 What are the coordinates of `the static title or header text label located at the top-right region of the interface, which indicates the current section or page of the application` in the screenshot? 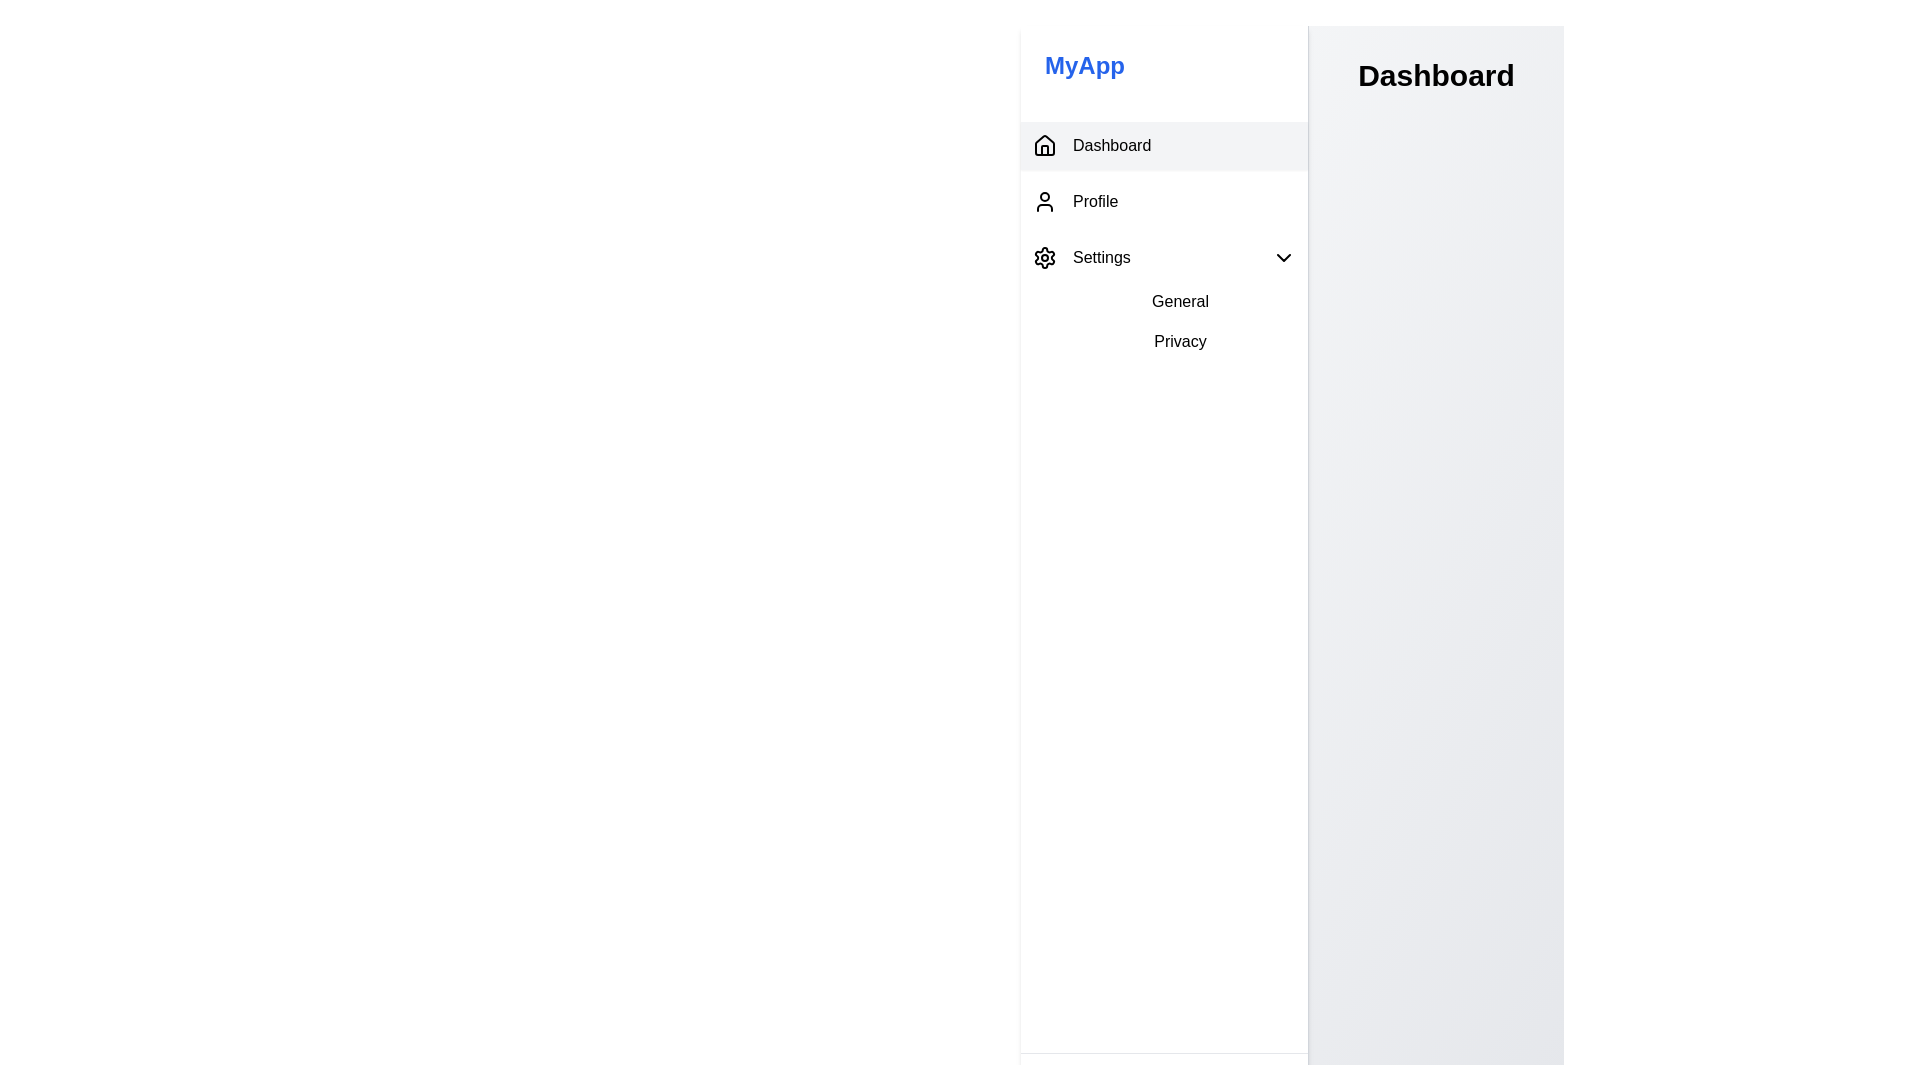 It's located at (1435, 75).